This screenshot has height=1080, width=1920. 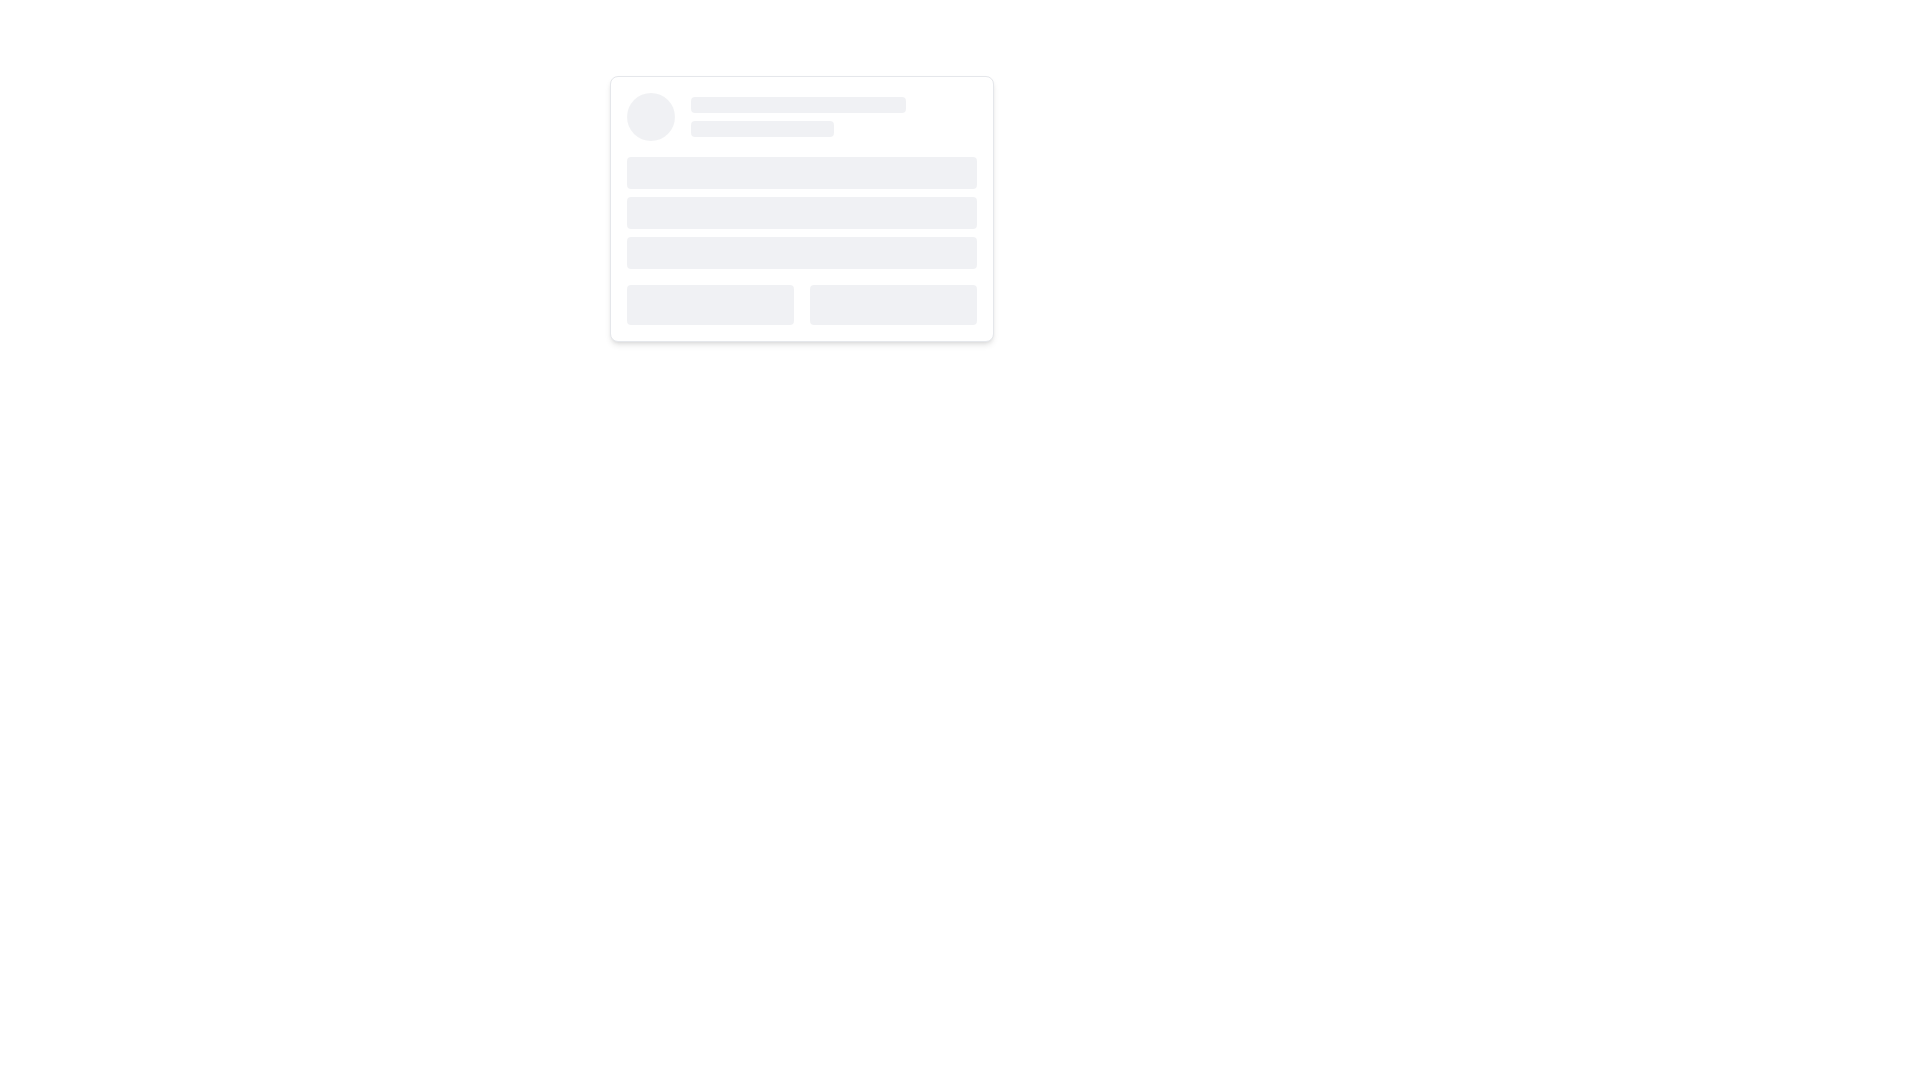 What do you see at coordinates (801, 212) in the screenshot?
I see `Skeleton loader group, which consists of three vertically stacked gray rectangular components with rounded corners, located in the middle section of a structured card layout` at bounding box center [801, 212].